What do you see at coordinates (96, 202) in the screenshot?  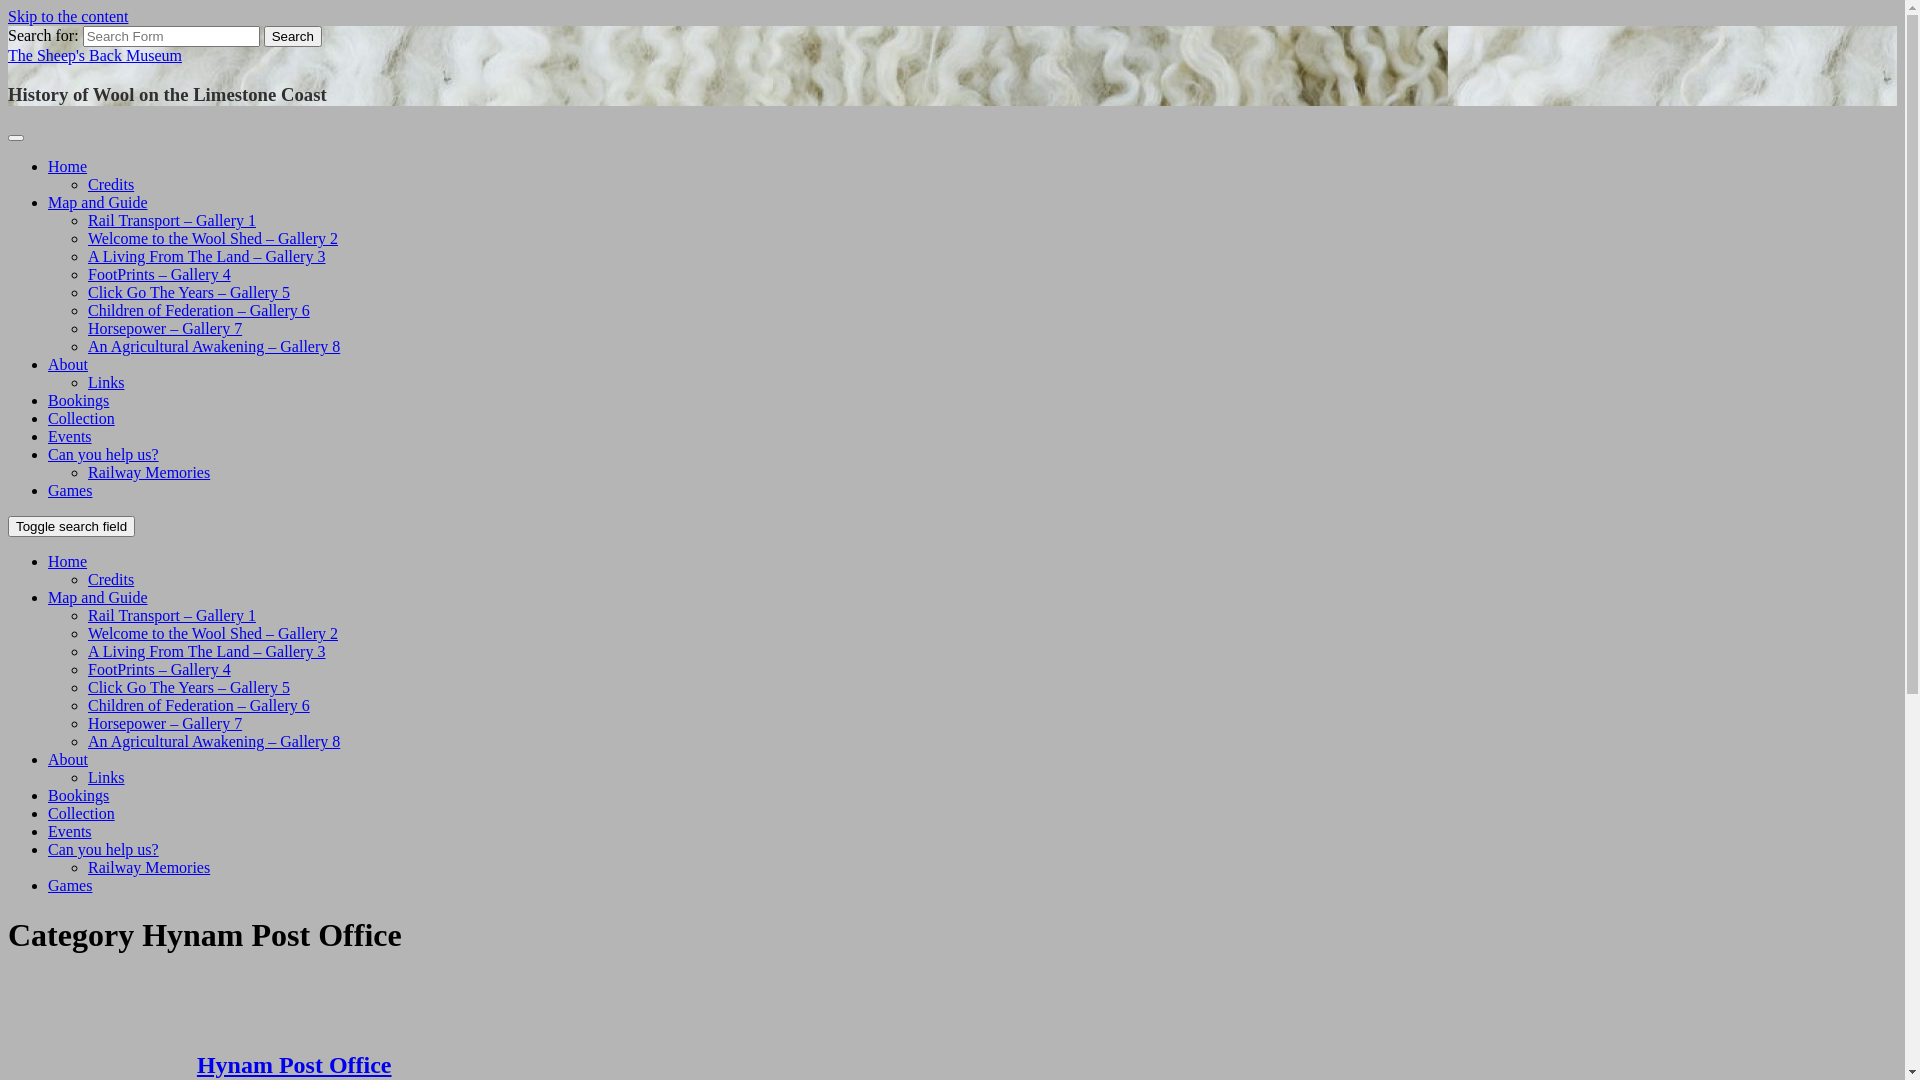 I see `'Map and Guide'` at bounding box center [96, 202].